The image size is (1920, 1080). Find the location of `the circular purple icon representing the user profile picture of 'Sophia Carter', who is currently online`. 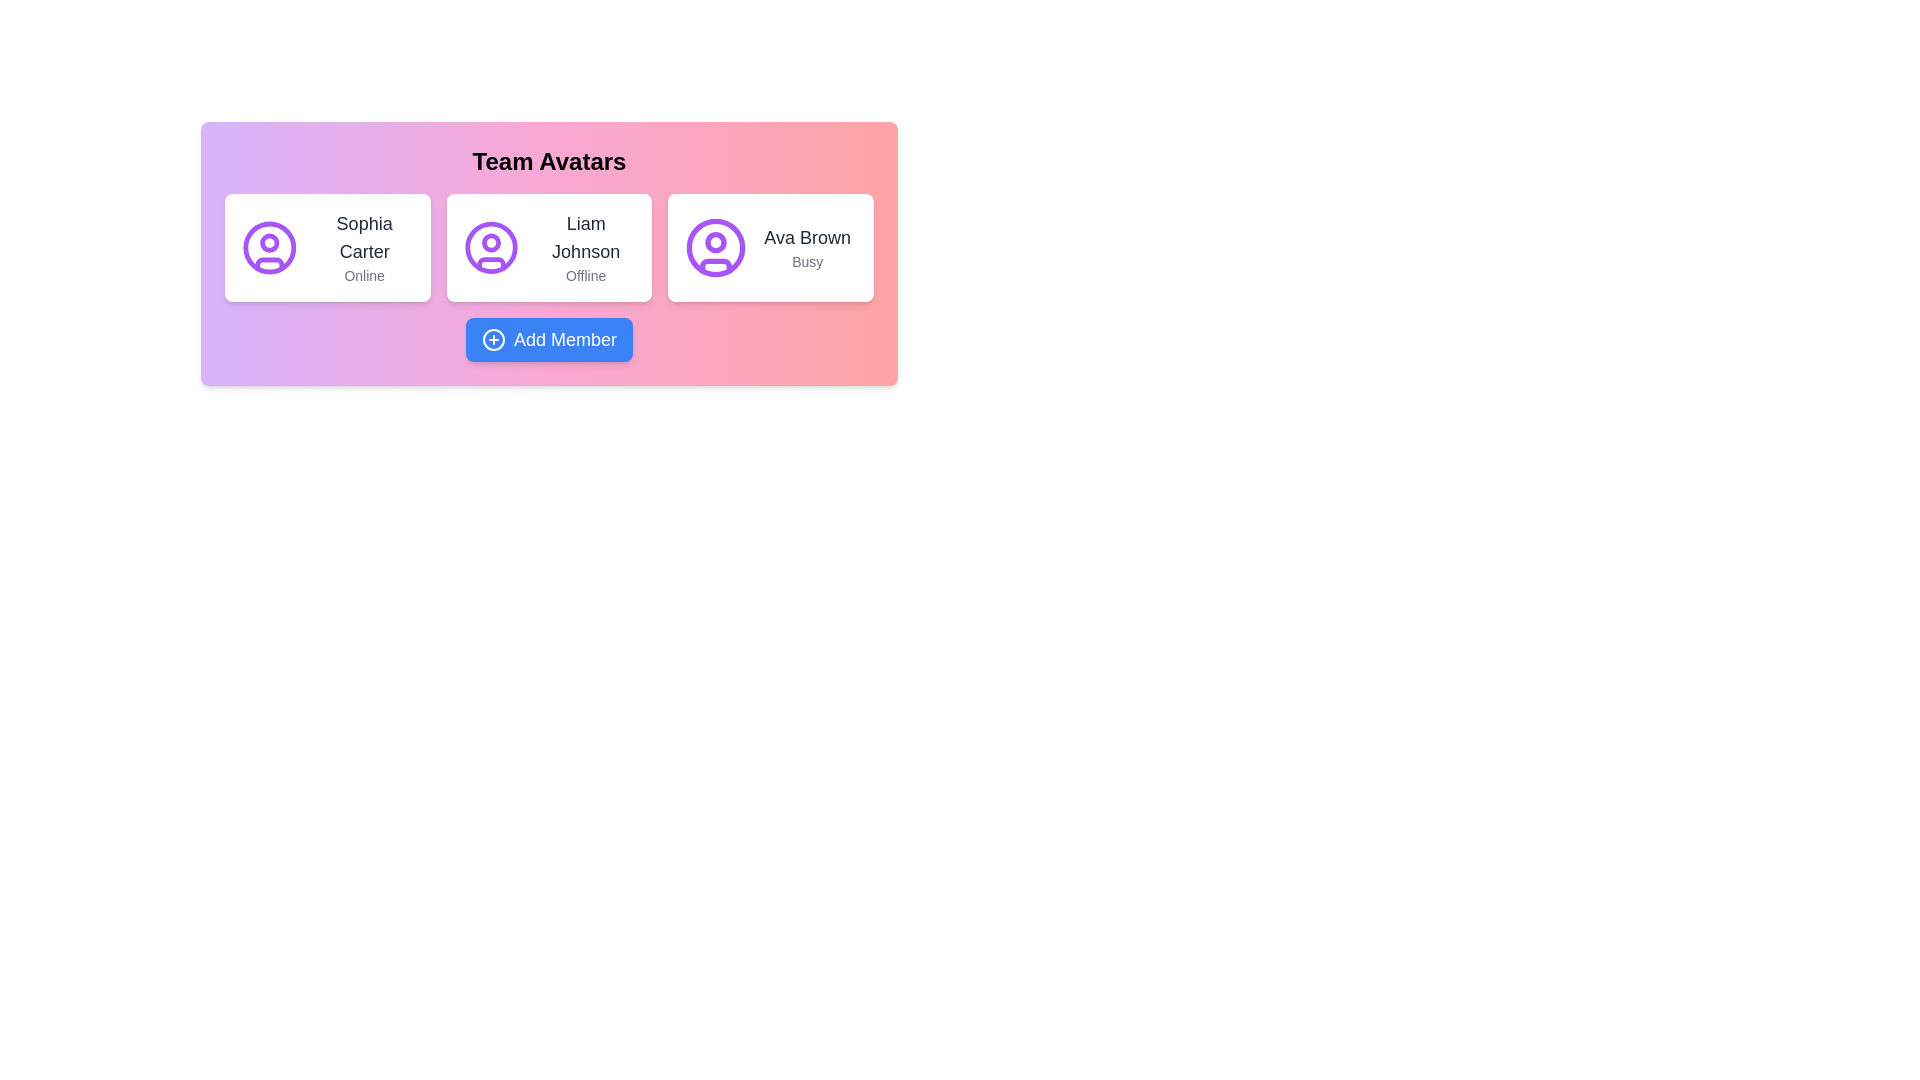

the circular purple icon representing the user profile picture of 'Sophia Carter', who is currently online is located at coordinates (268, 246).